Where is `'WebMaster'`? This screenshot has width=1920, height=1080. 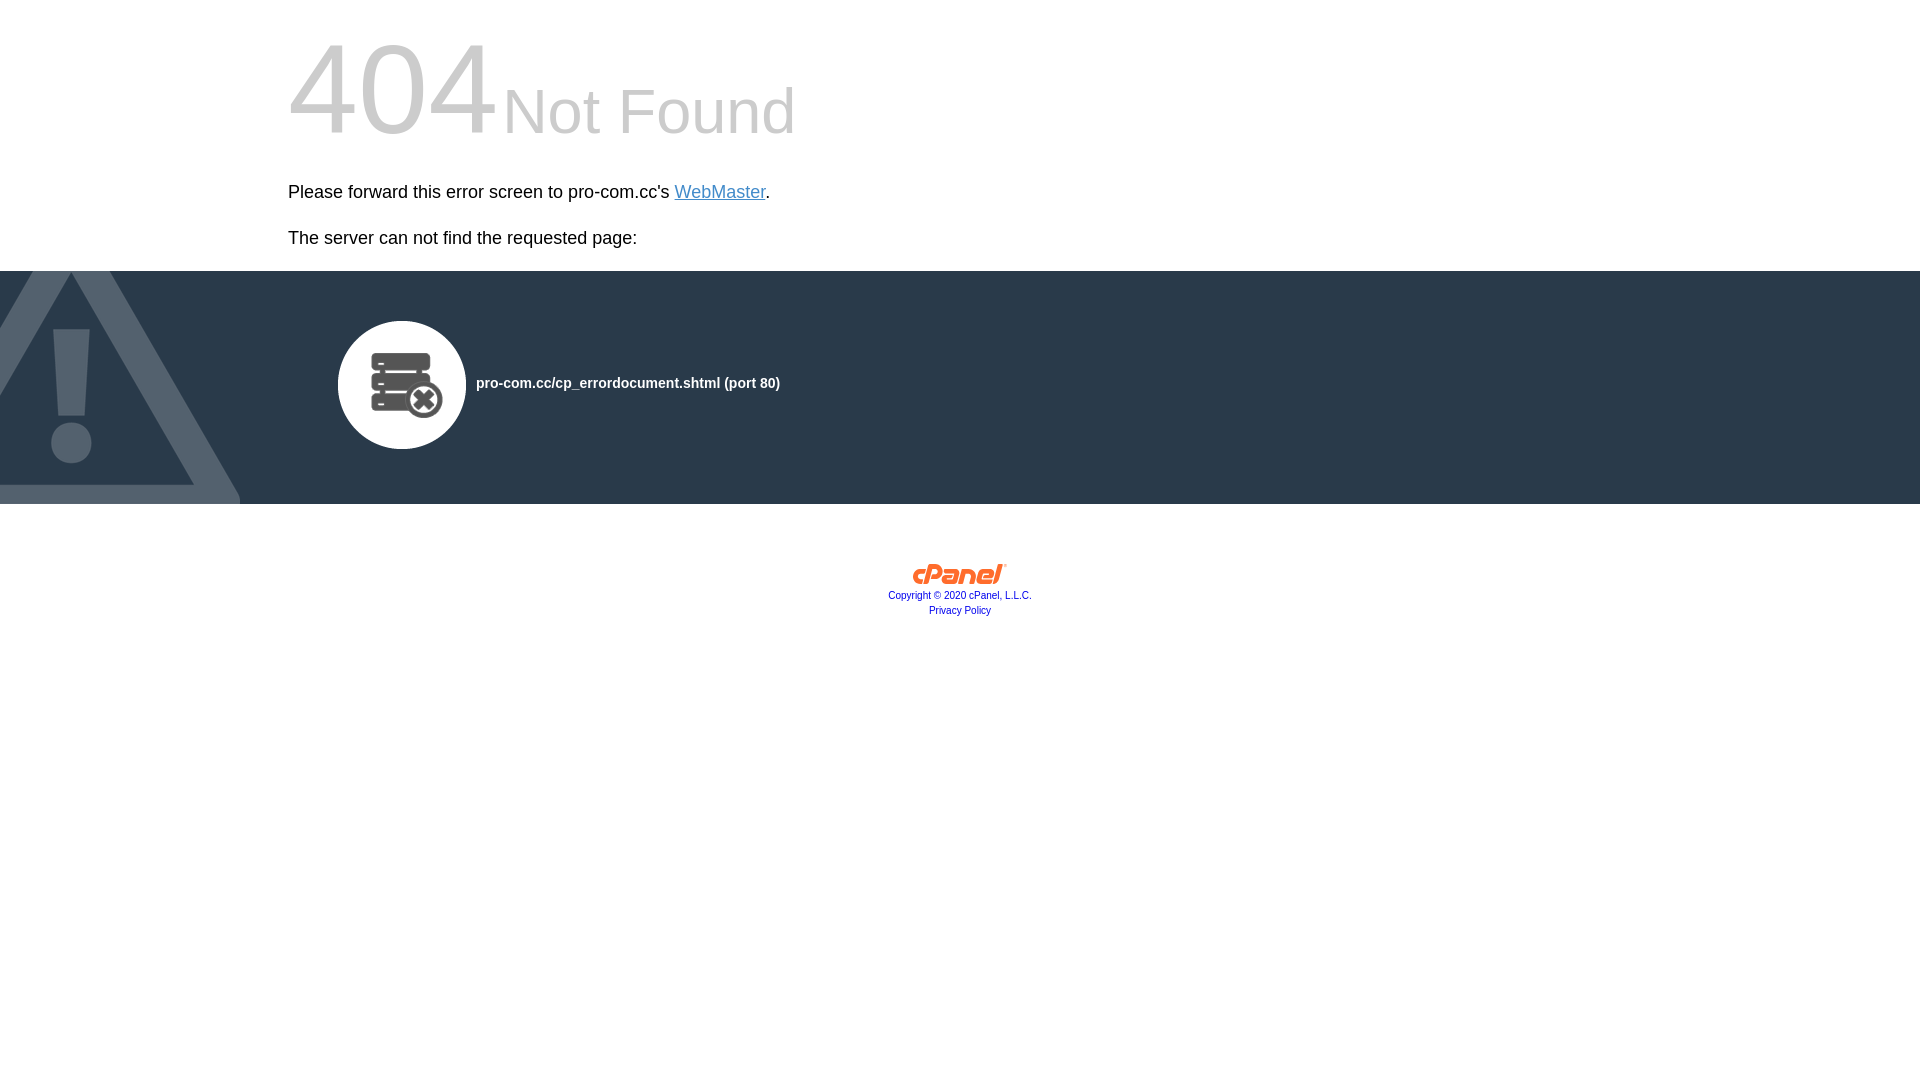 'WebMaster' is located at coordinates (720, 192).